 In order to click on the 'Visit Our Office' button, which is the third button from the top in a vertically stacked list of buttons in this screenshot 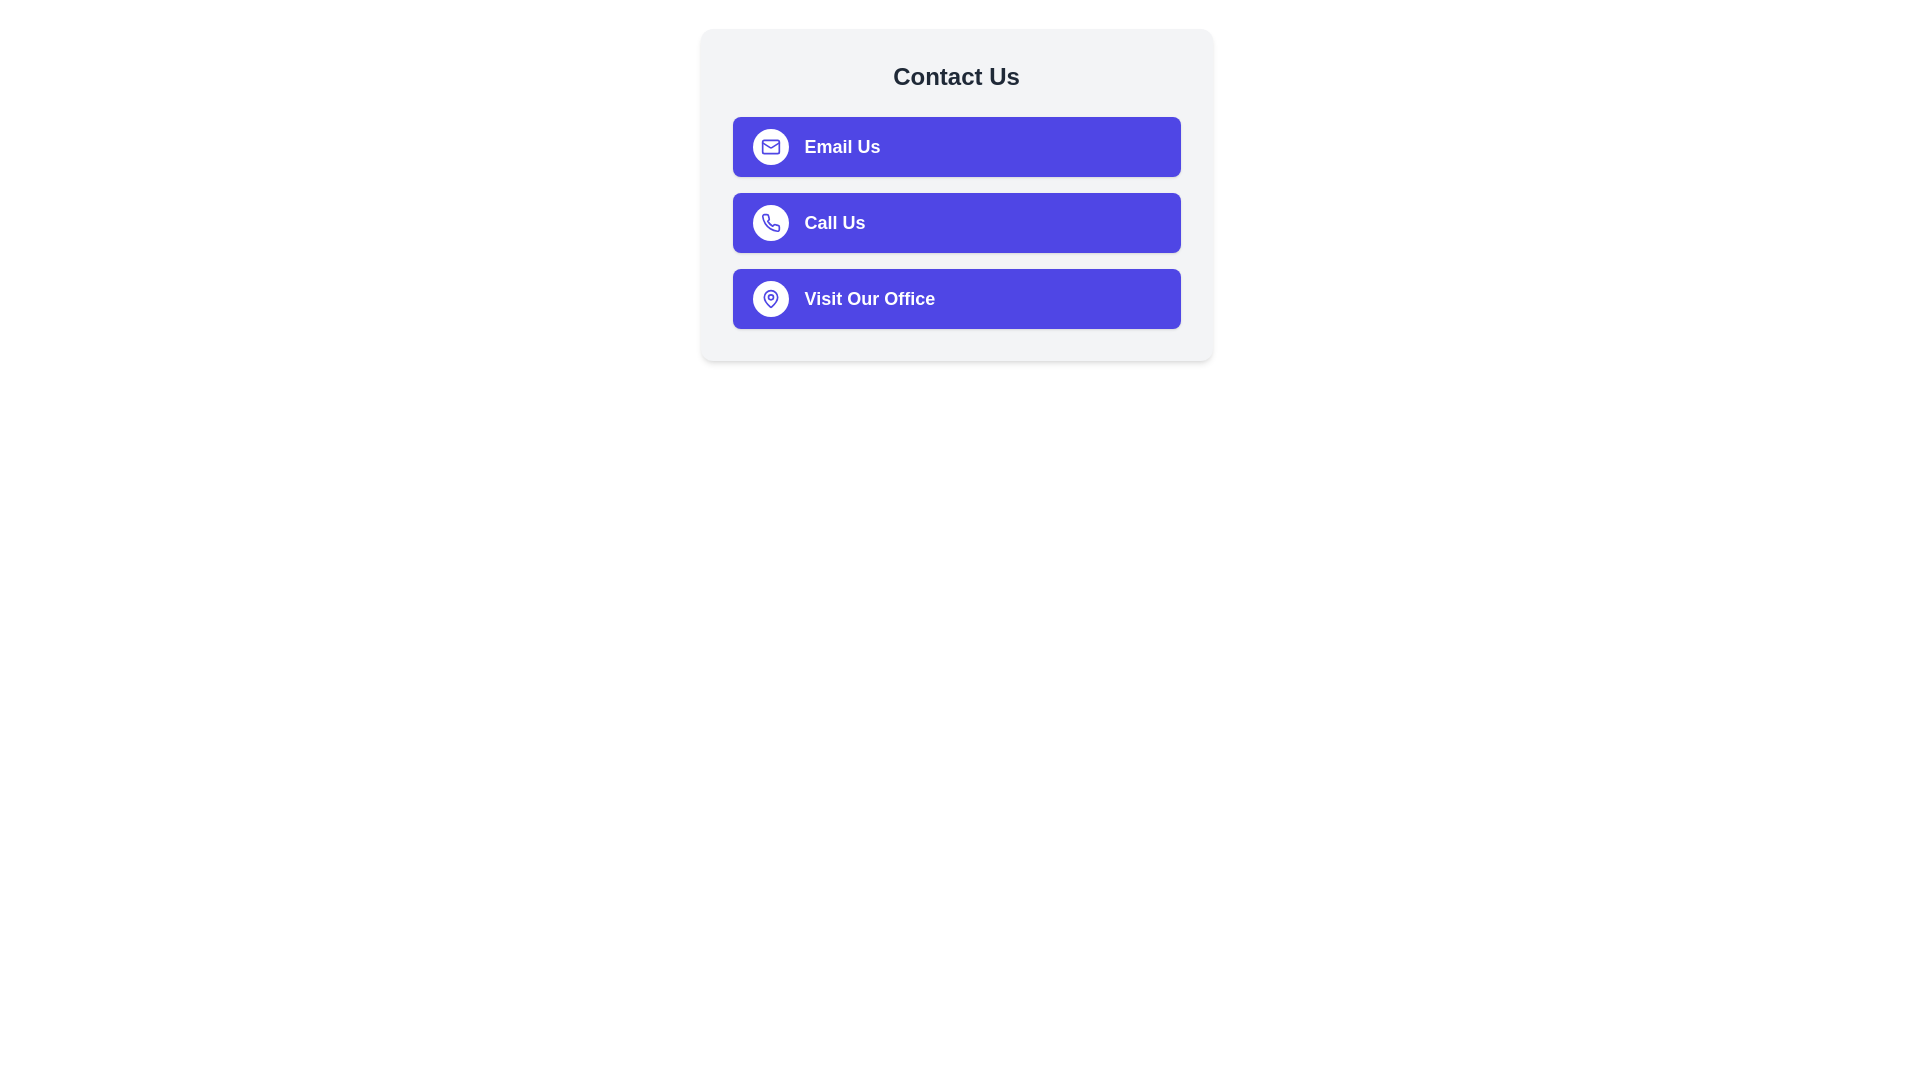, I will do `click(955, 299)`.